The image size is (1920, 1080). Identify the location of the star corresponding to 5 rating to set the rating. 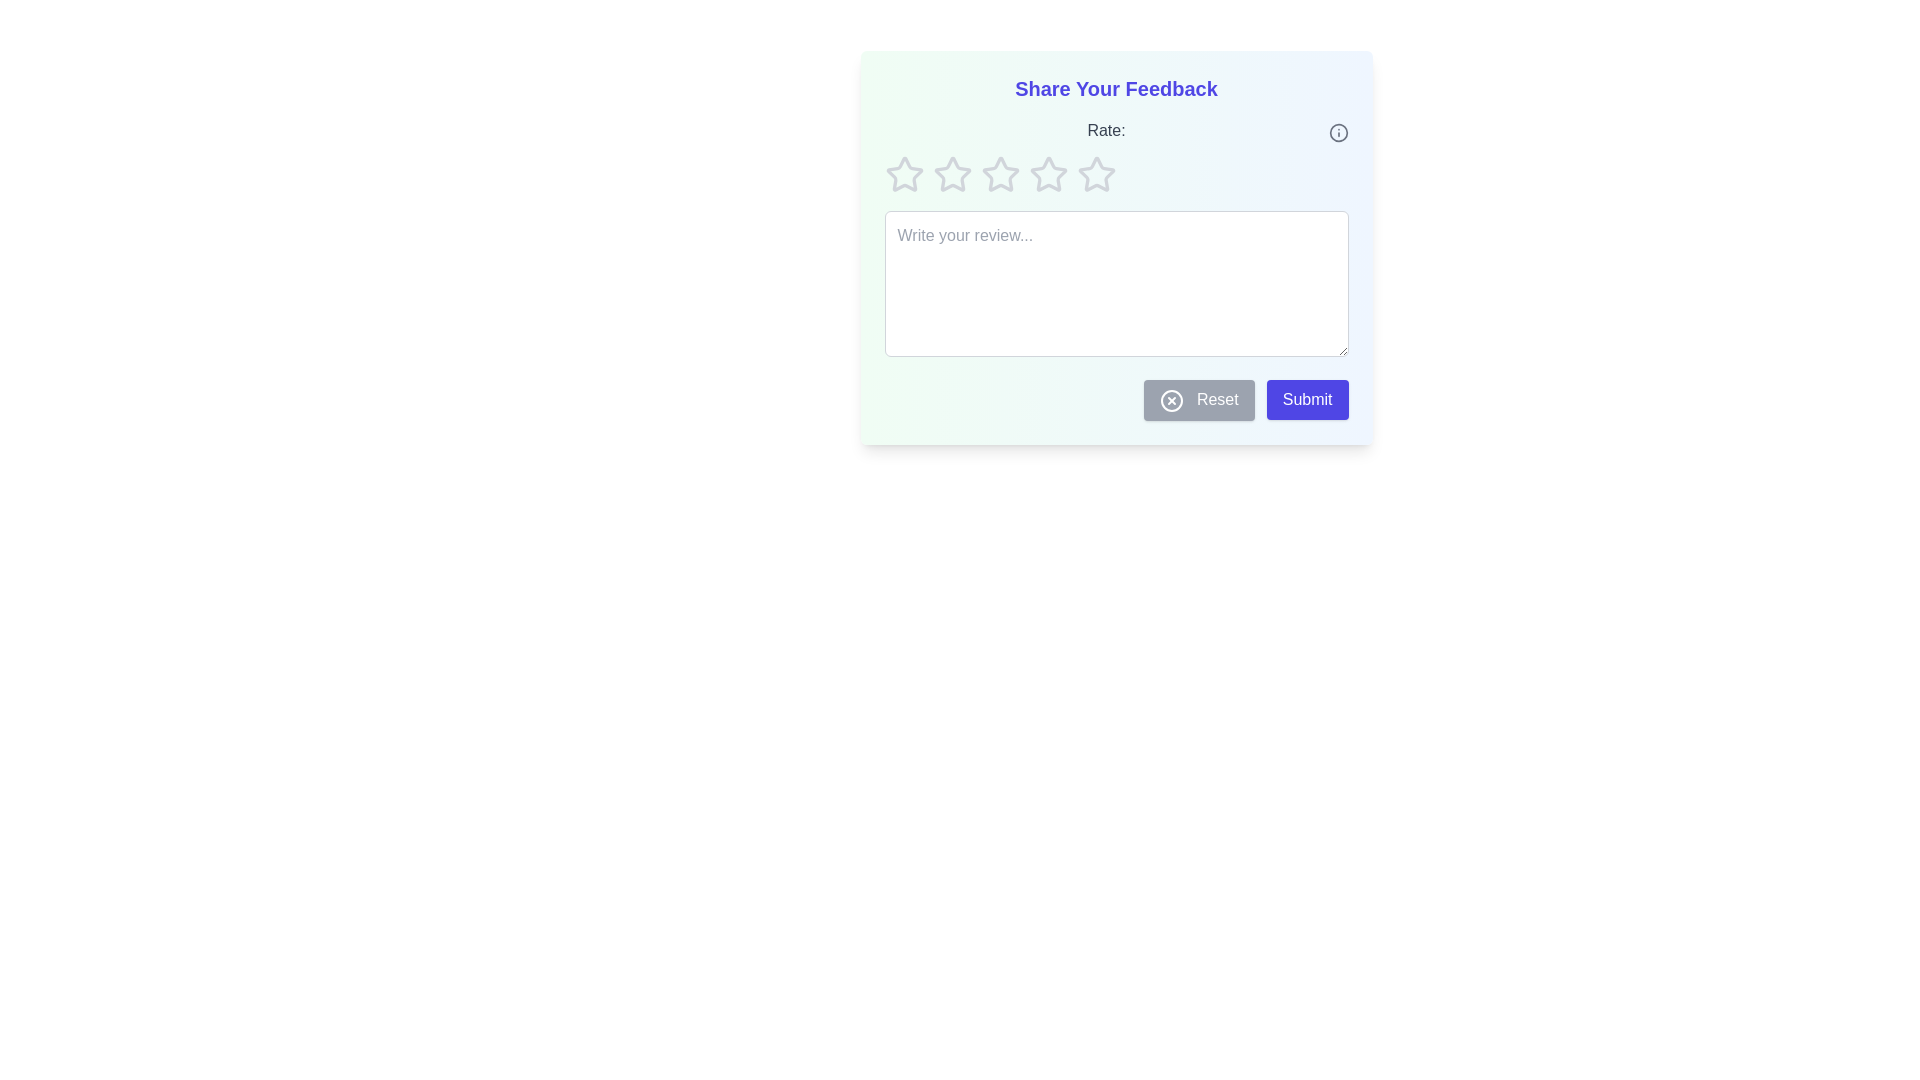
(1095, 173).